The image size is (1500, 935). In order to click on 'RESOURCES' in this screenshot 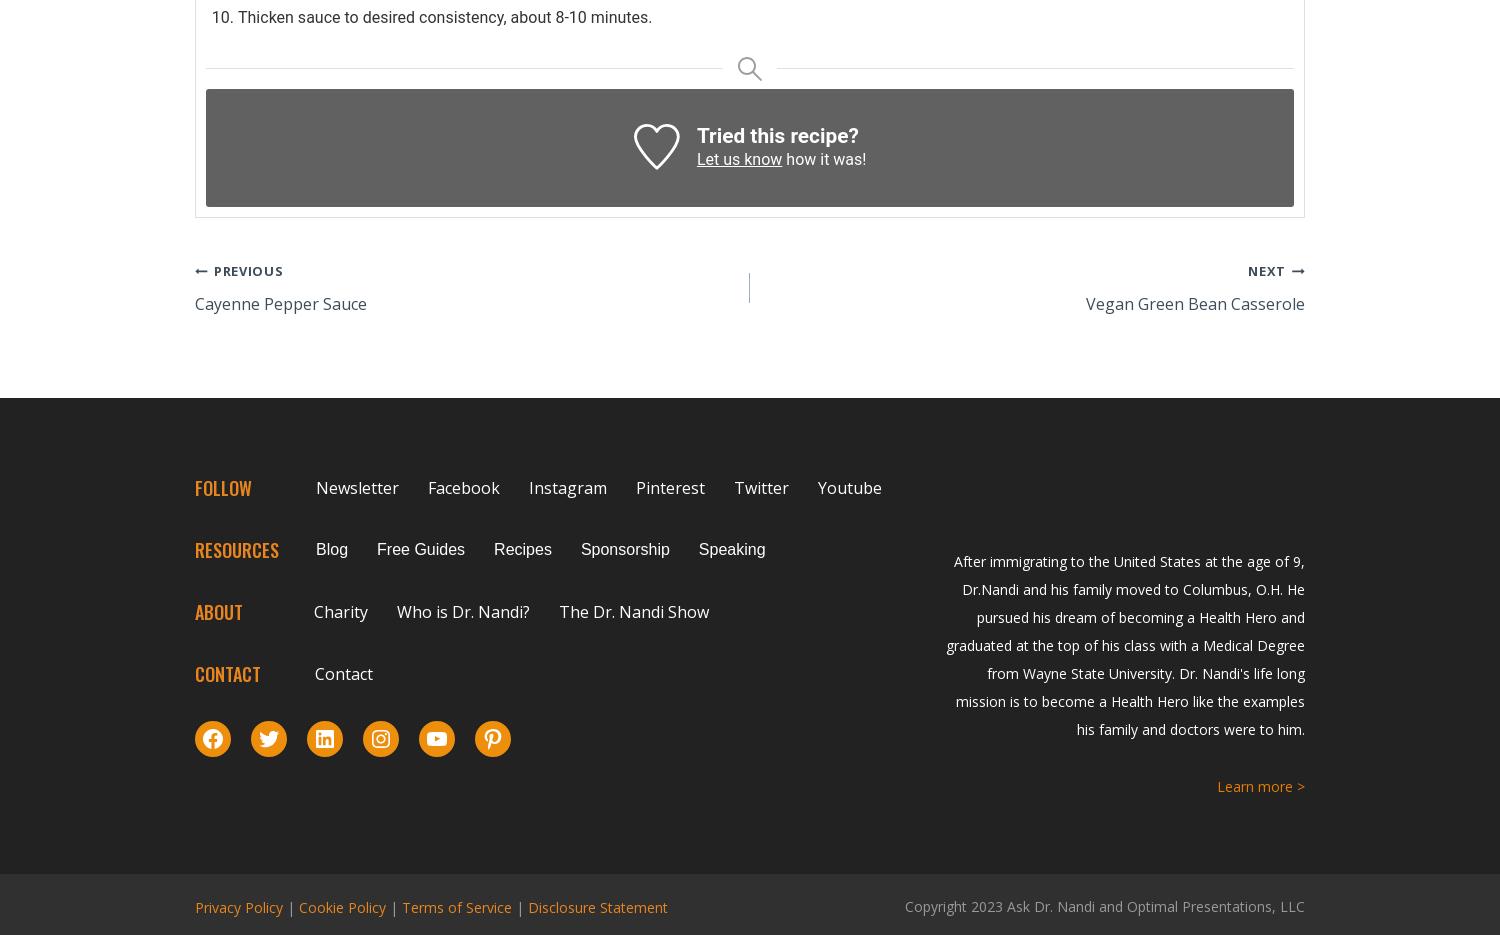, I will do `click(194, 548)`.